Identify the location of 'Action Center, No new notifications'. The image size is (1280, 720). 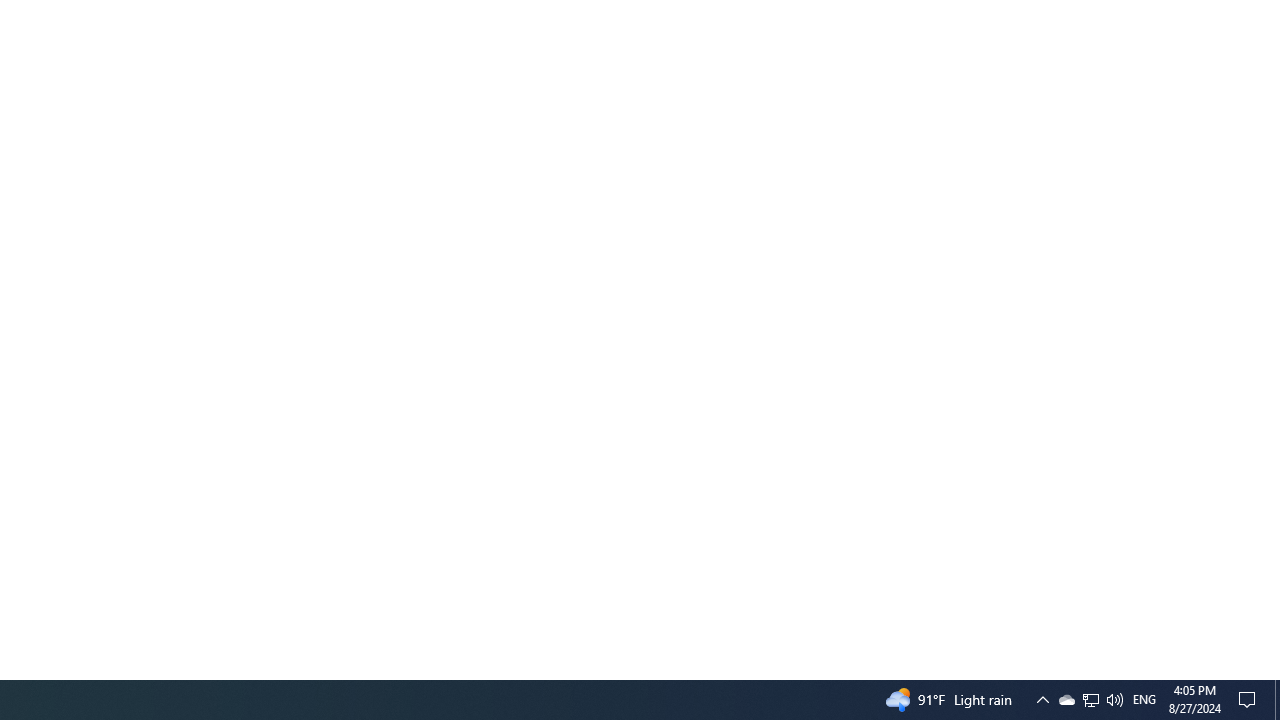
(1250, 698).